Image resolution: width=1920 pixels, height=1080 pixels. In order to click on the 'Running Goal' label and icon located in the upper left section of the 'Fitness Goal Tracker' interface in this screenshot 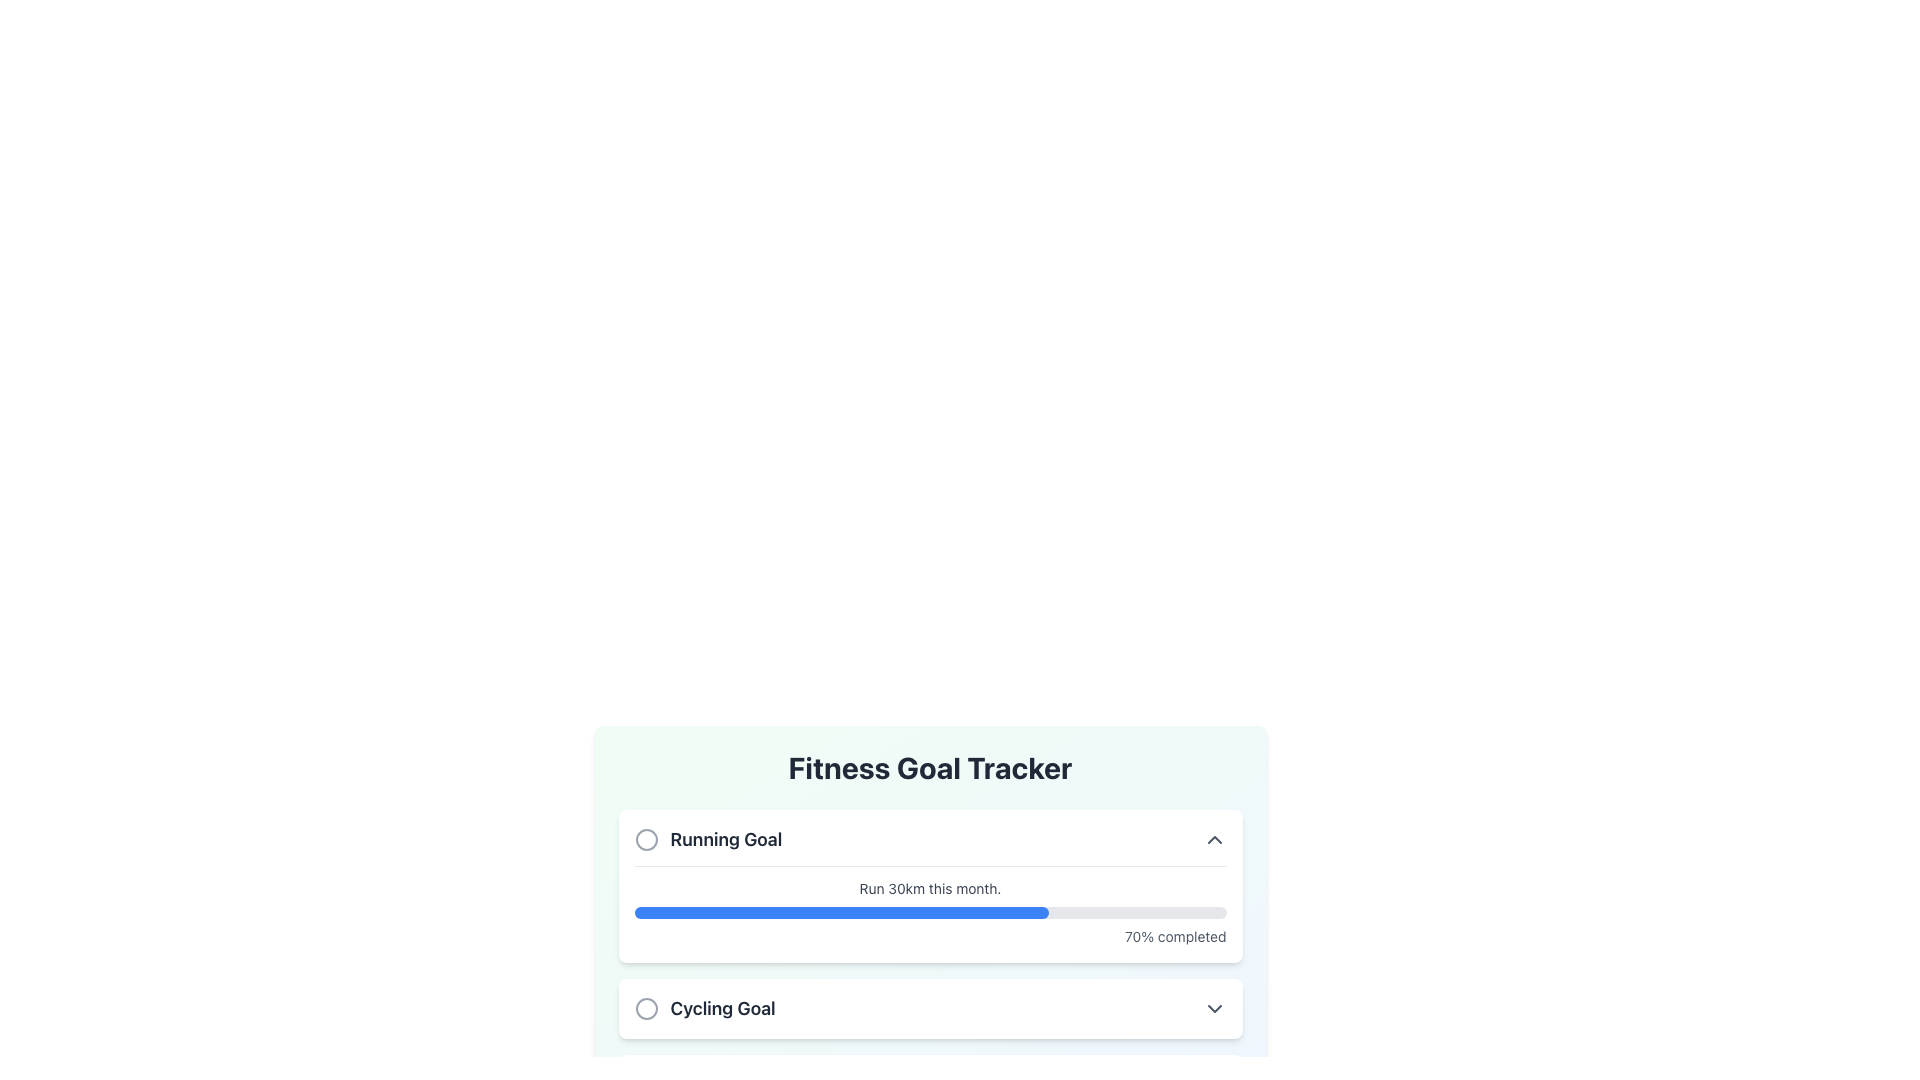, I will do `click(708, 840)`.